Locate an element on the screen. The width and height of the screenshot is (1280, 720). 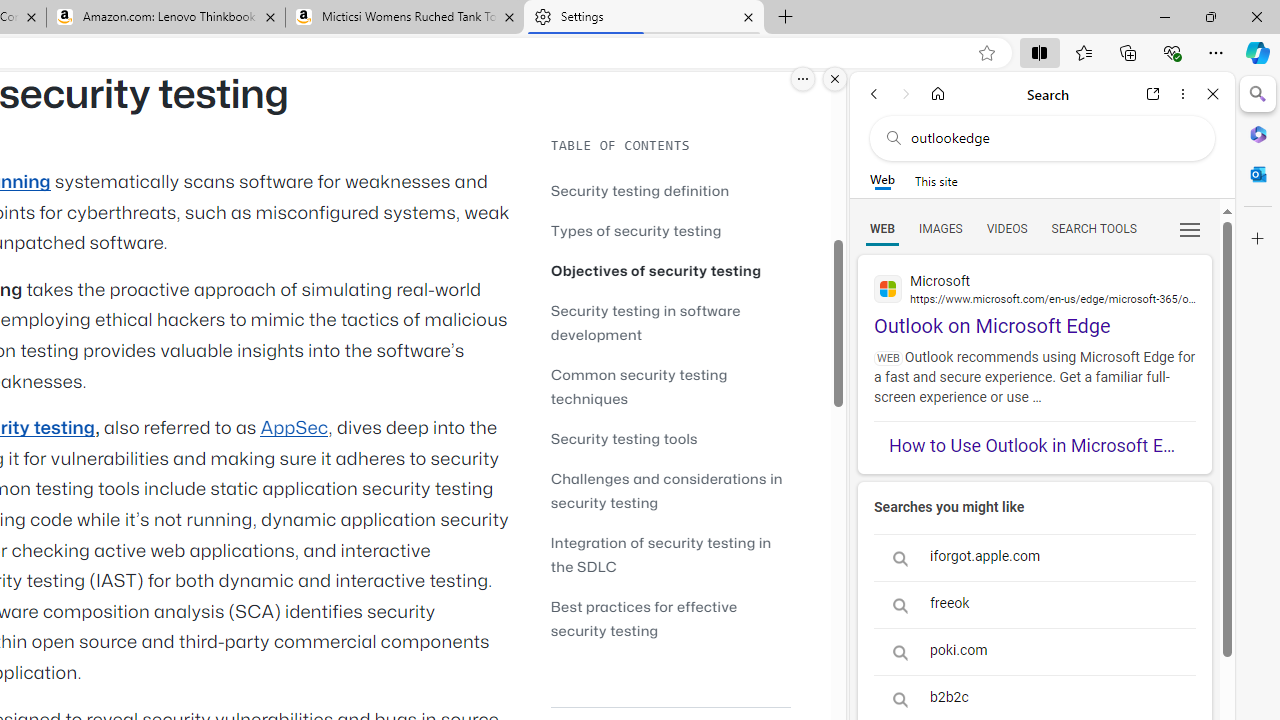
'poki.com' is located at coordinates (1034, 651).